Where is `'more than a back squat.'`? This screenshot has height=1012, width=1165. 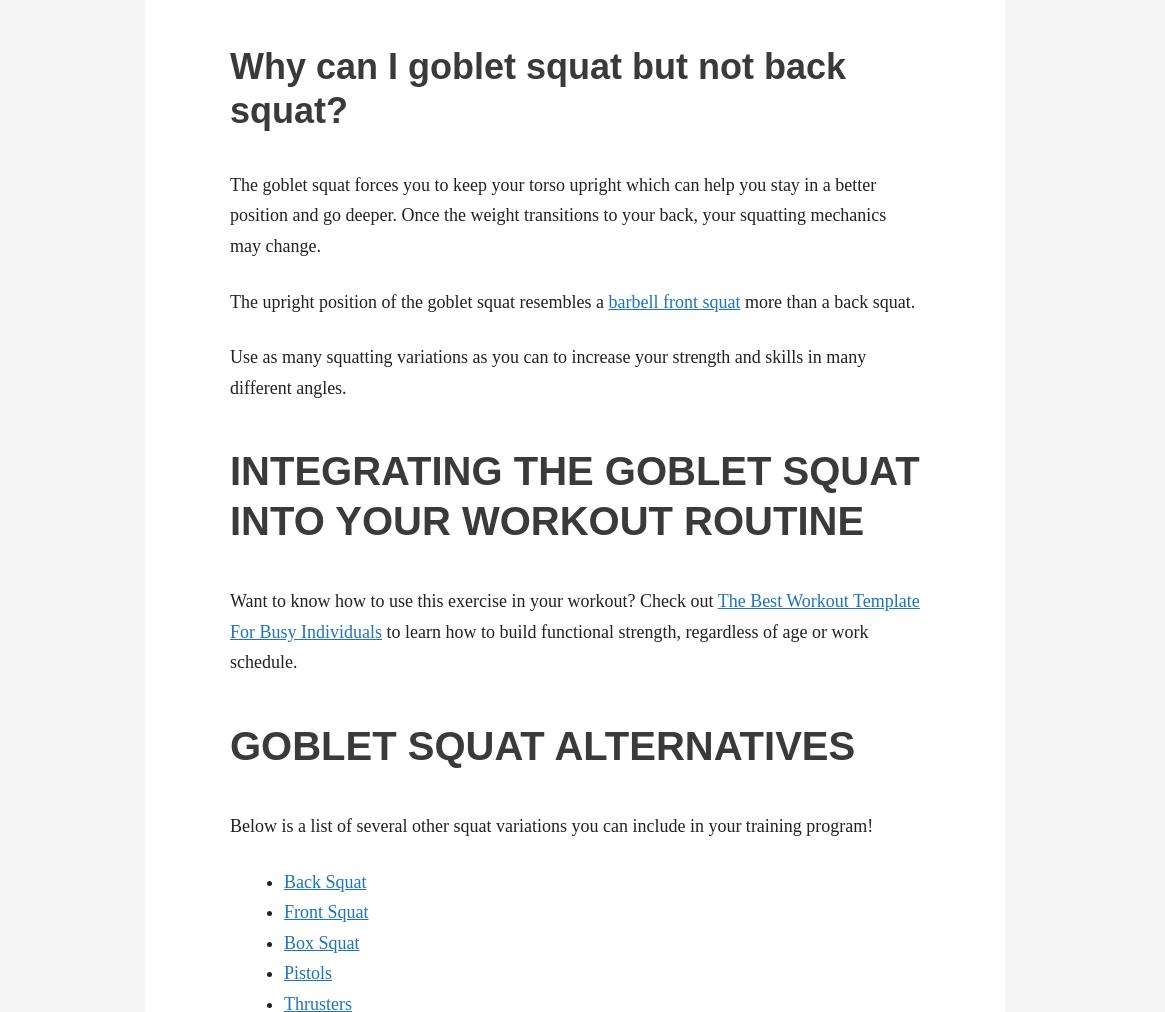 'more than a back squat.' is located at coordinates (826, 299).